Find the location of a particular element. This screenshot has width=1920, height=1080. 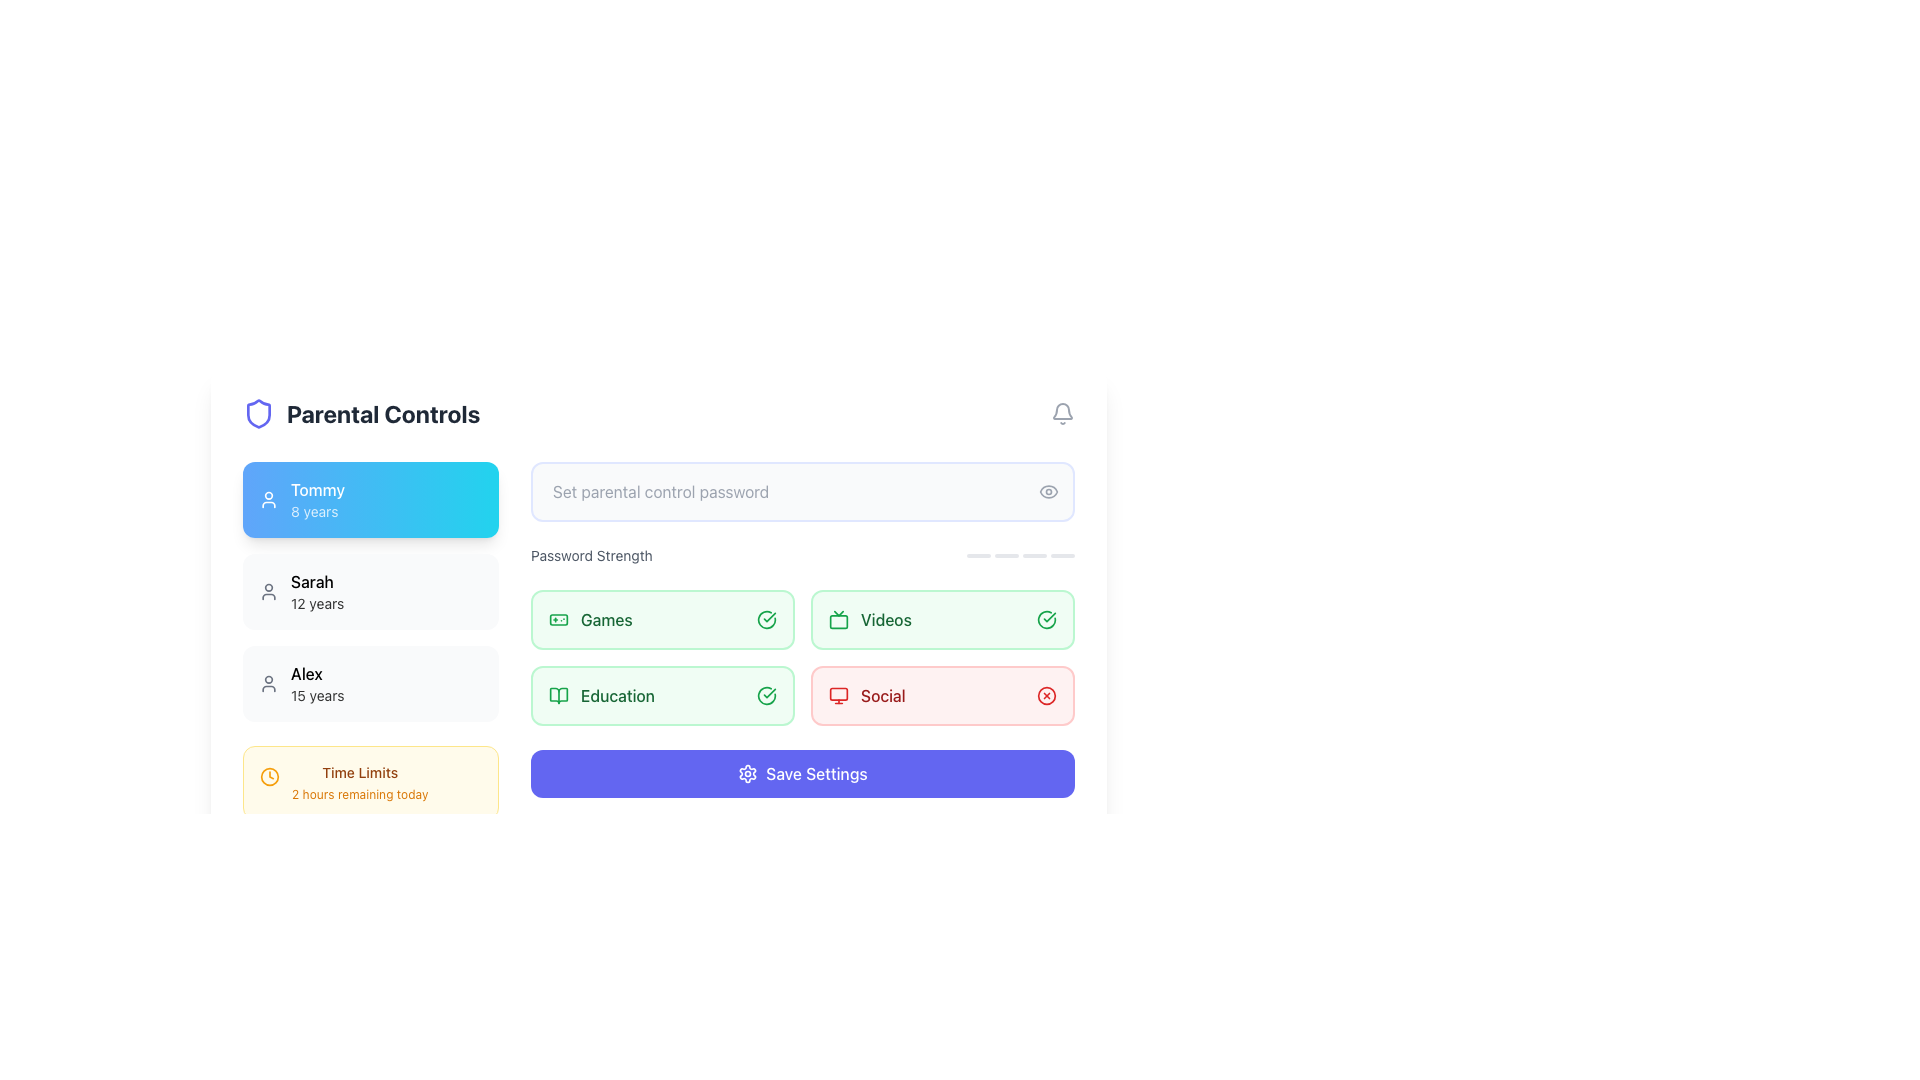

static text label displaying '15 years' located below the name 'Alex' in the left sidebar under 'Parental Controls' is located at coordinates (316, 694).